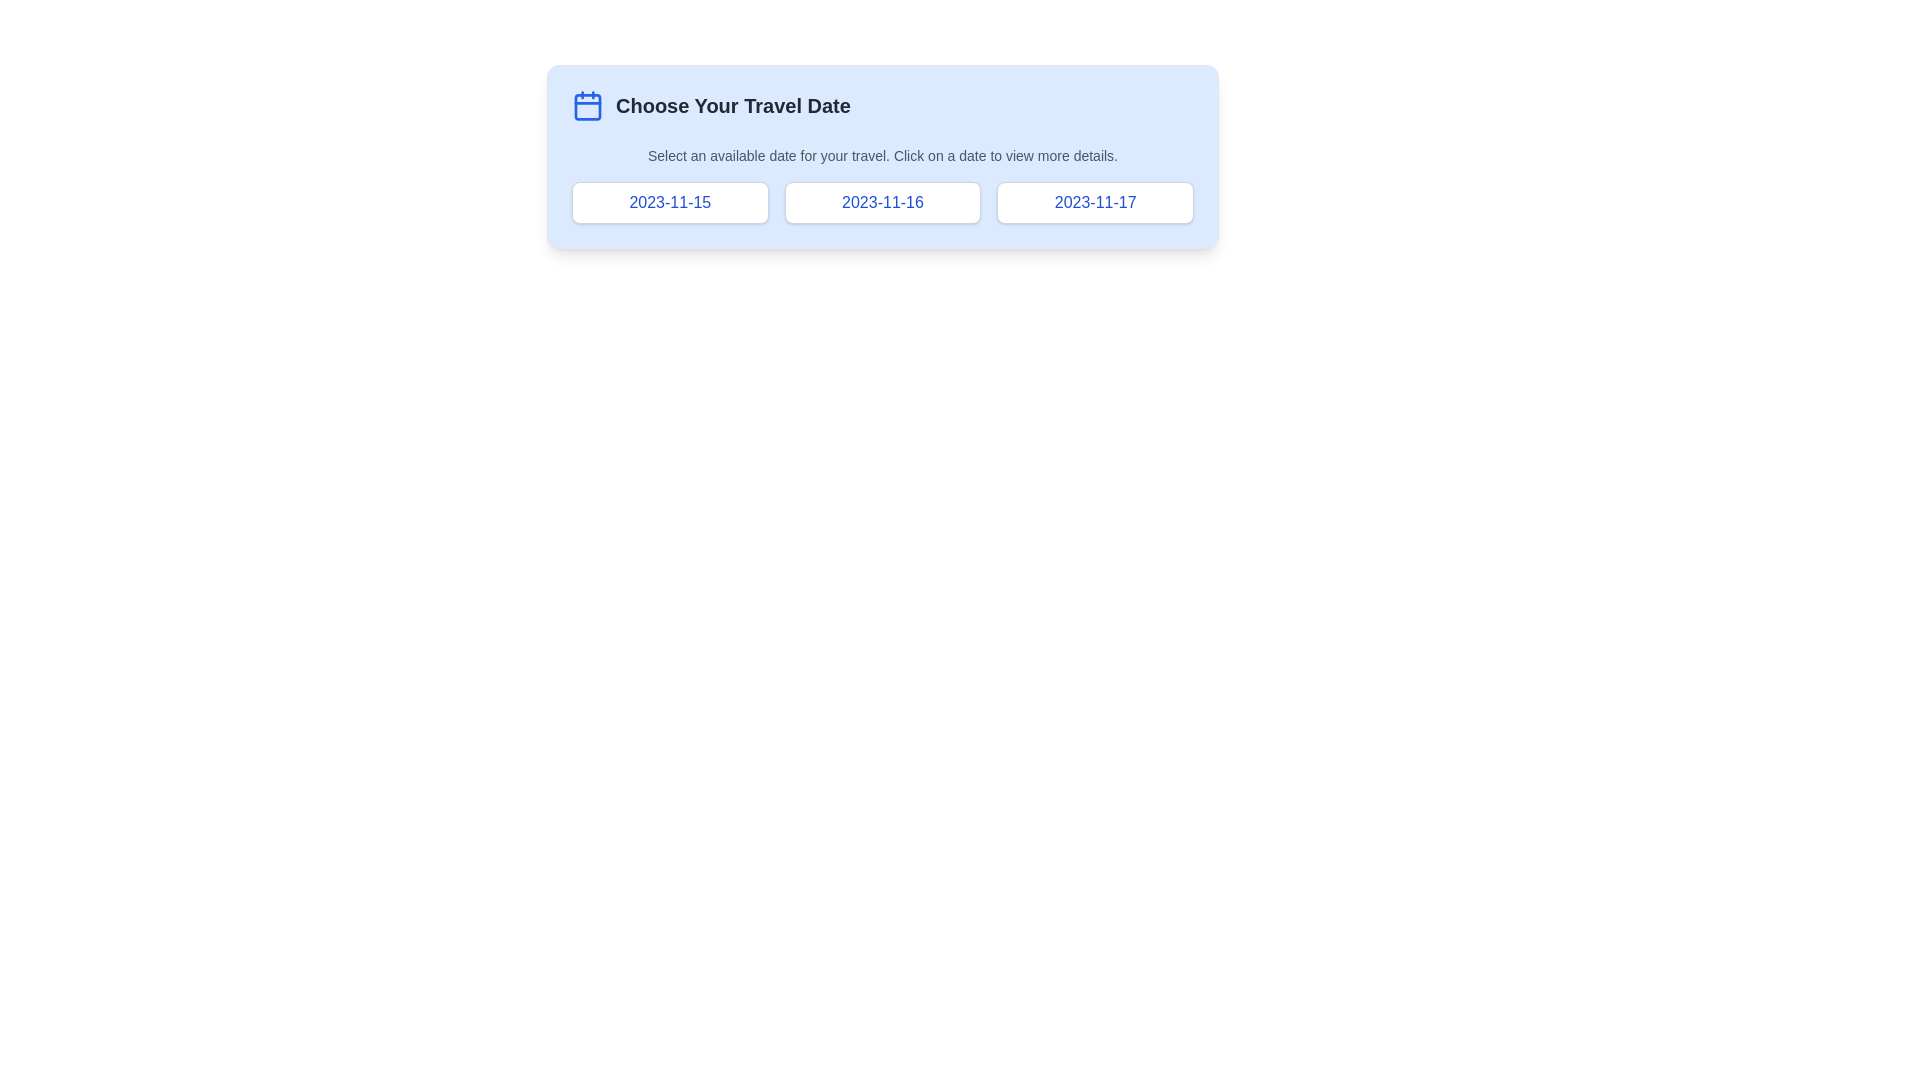 This screenshot has width=1920, height=1080. I want to click on the selectable date option button for '2023-11-16' in the date picker interface, so click(882, 203).